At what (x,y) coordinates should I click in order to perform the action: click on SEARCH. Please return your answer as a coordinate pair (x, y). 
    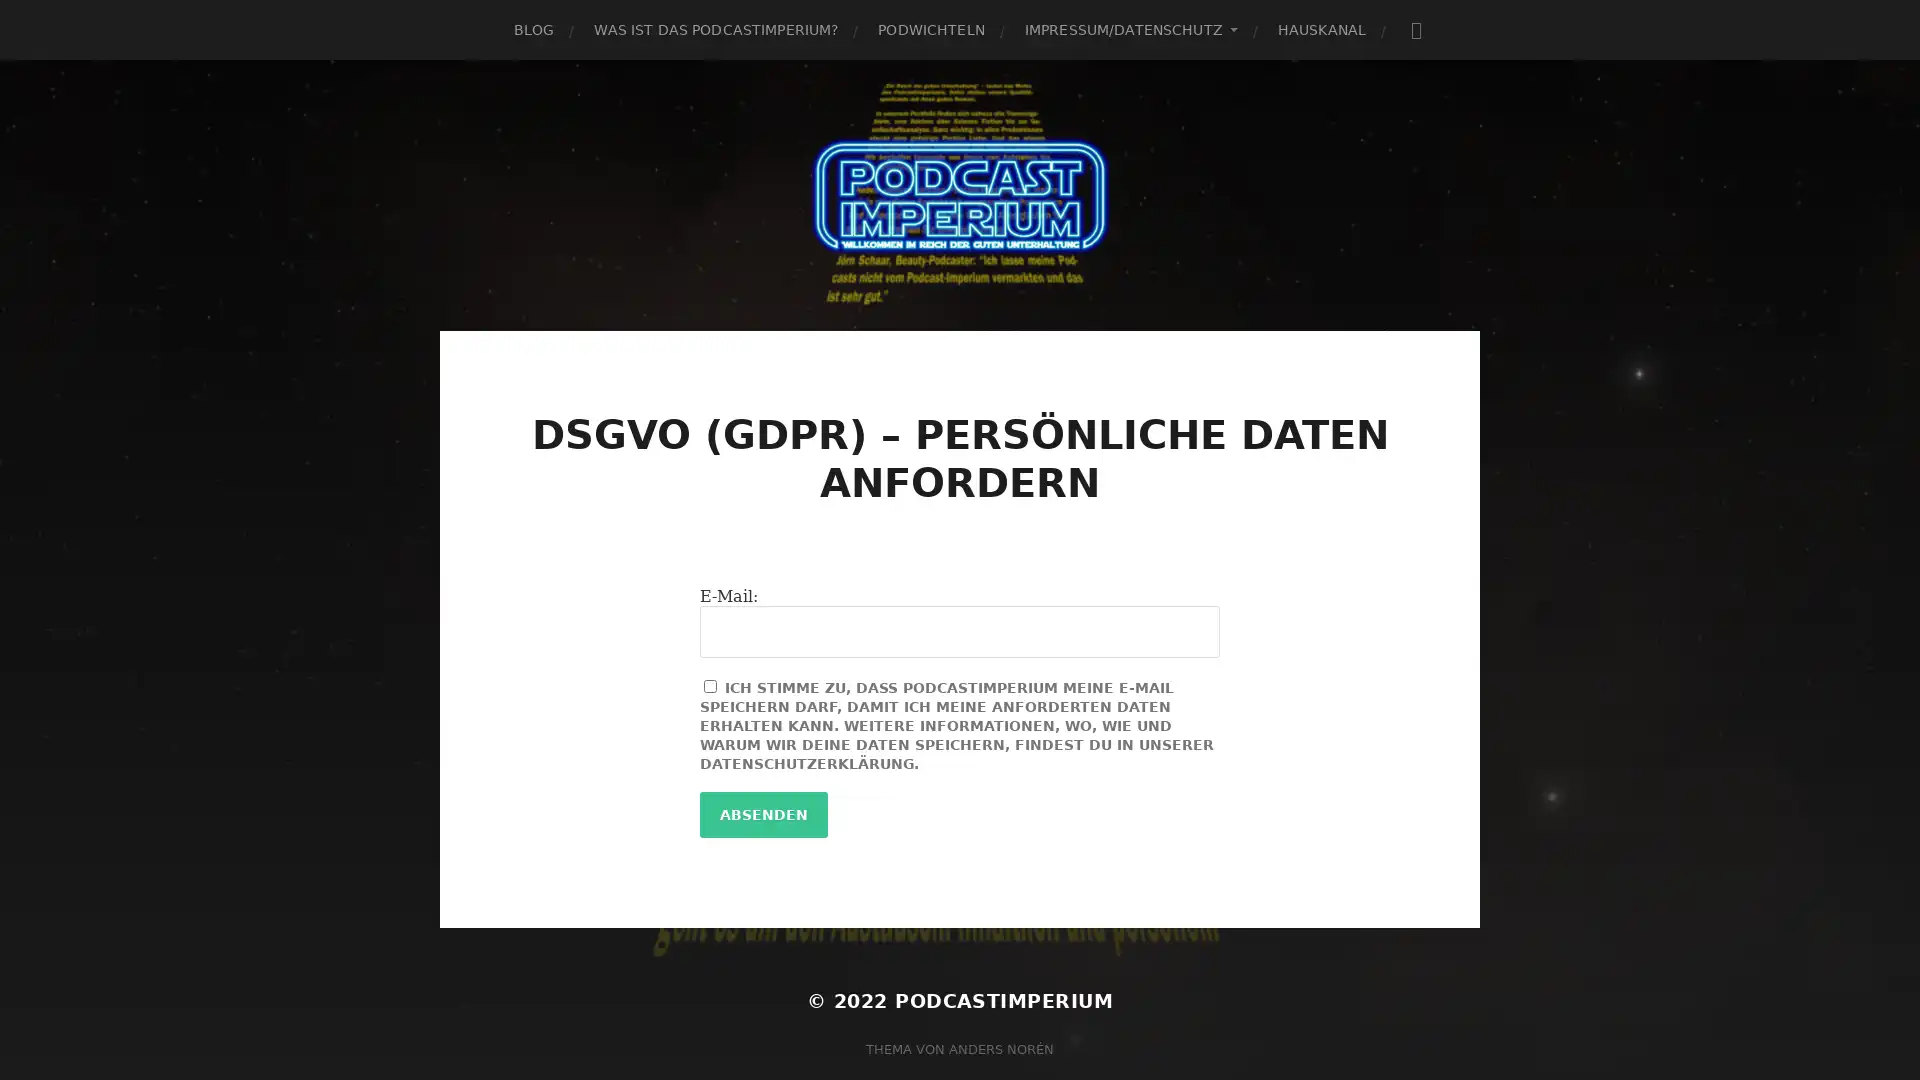
    Looking at the image, I should click on (1415, 29).